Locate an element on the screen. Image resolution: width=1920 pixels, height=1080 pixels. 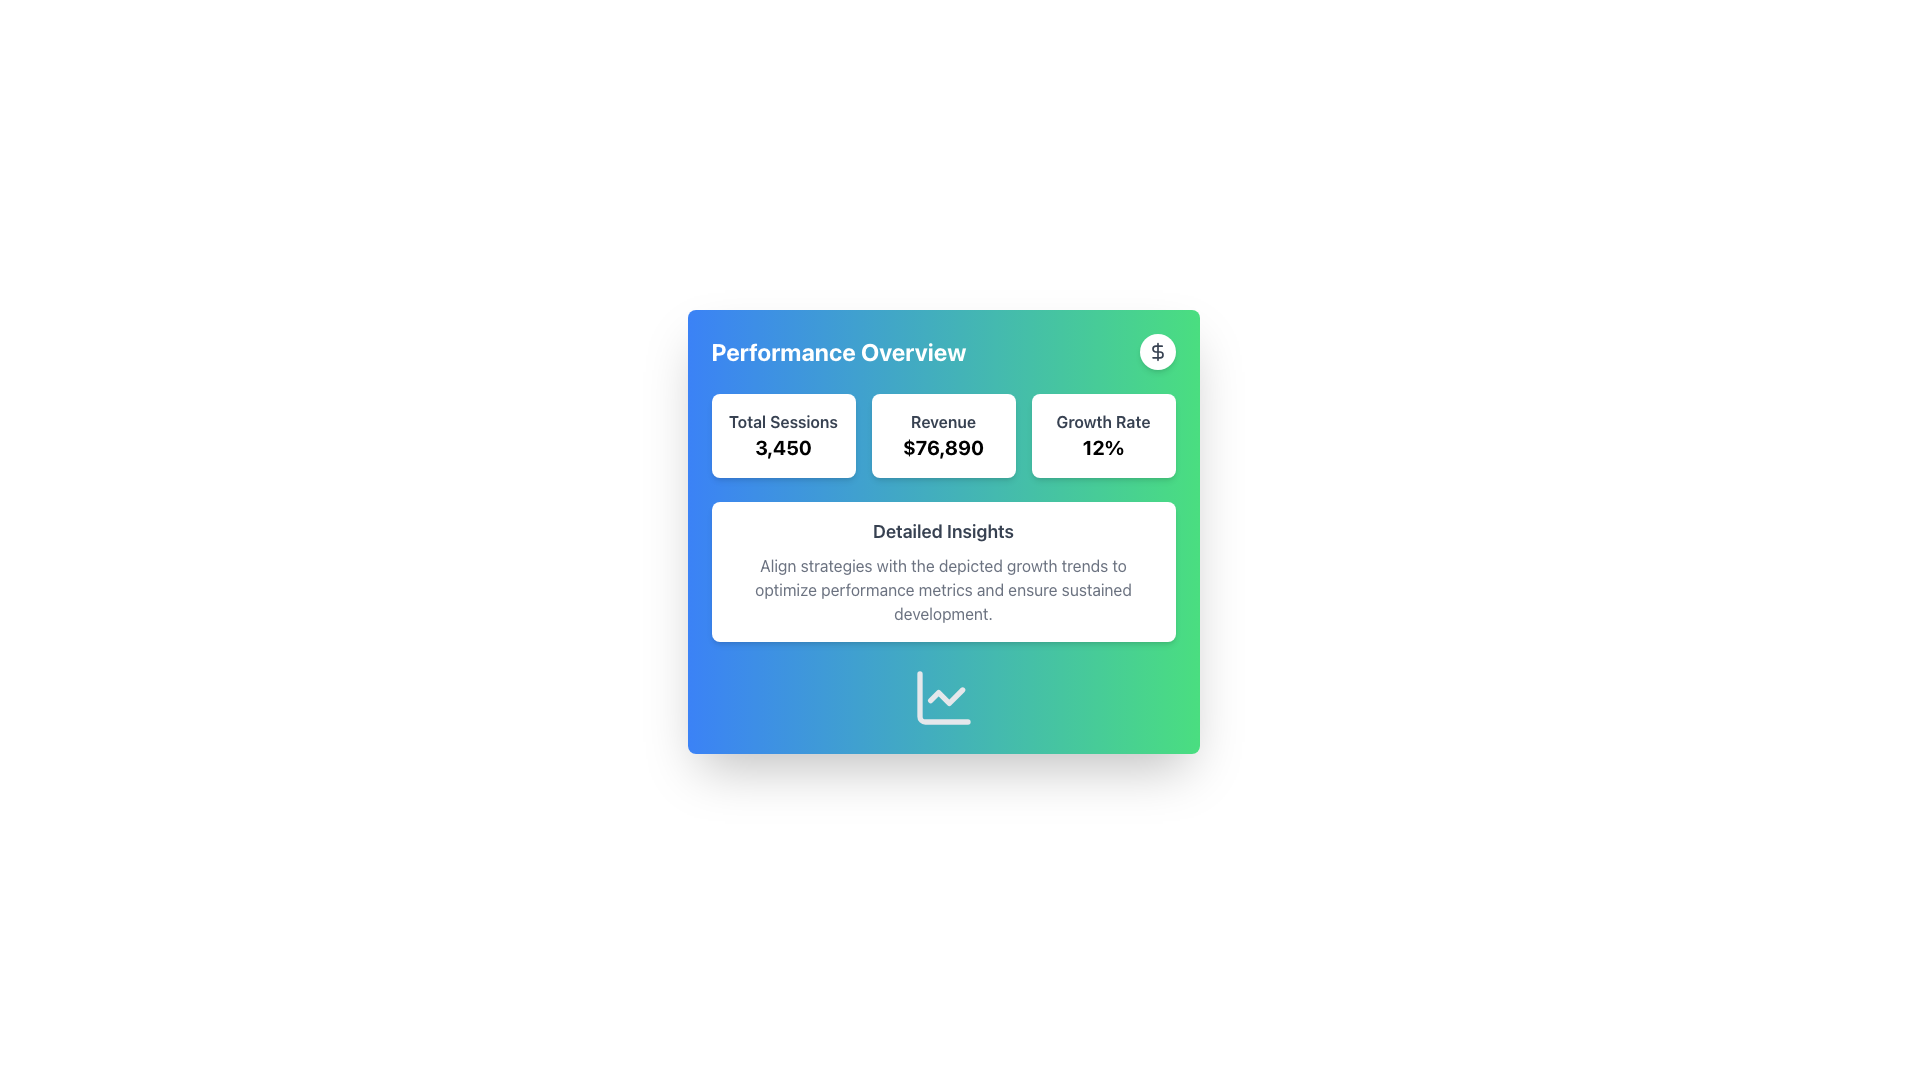
text displayed on the Information Card, which shows the growth rate as a percentage, located in the third column of the grid layout, to the right of the Revenue box is located at coordinates (1102, 434).